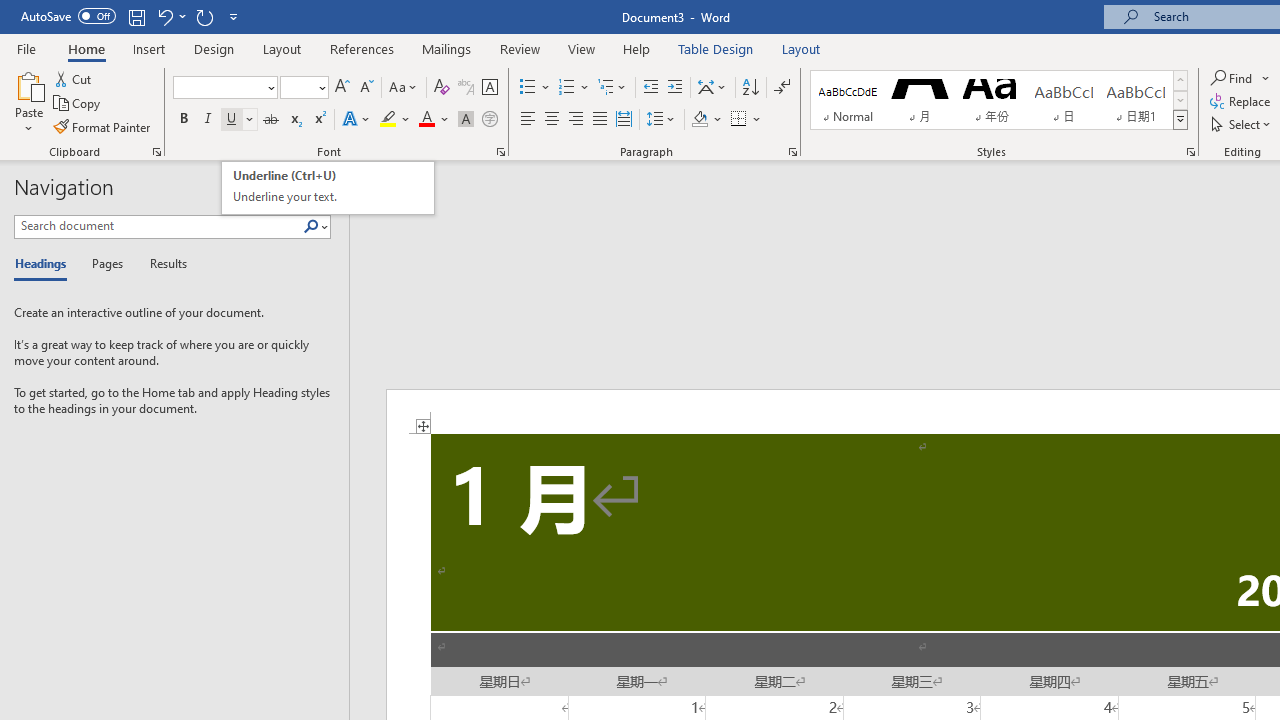 The image size is (1280, 720). What do you see at coordinates (999, 100) in the screenshot?
I see `'AutomationID: QuickStylesGallery'` at bounding box center [999, 100].